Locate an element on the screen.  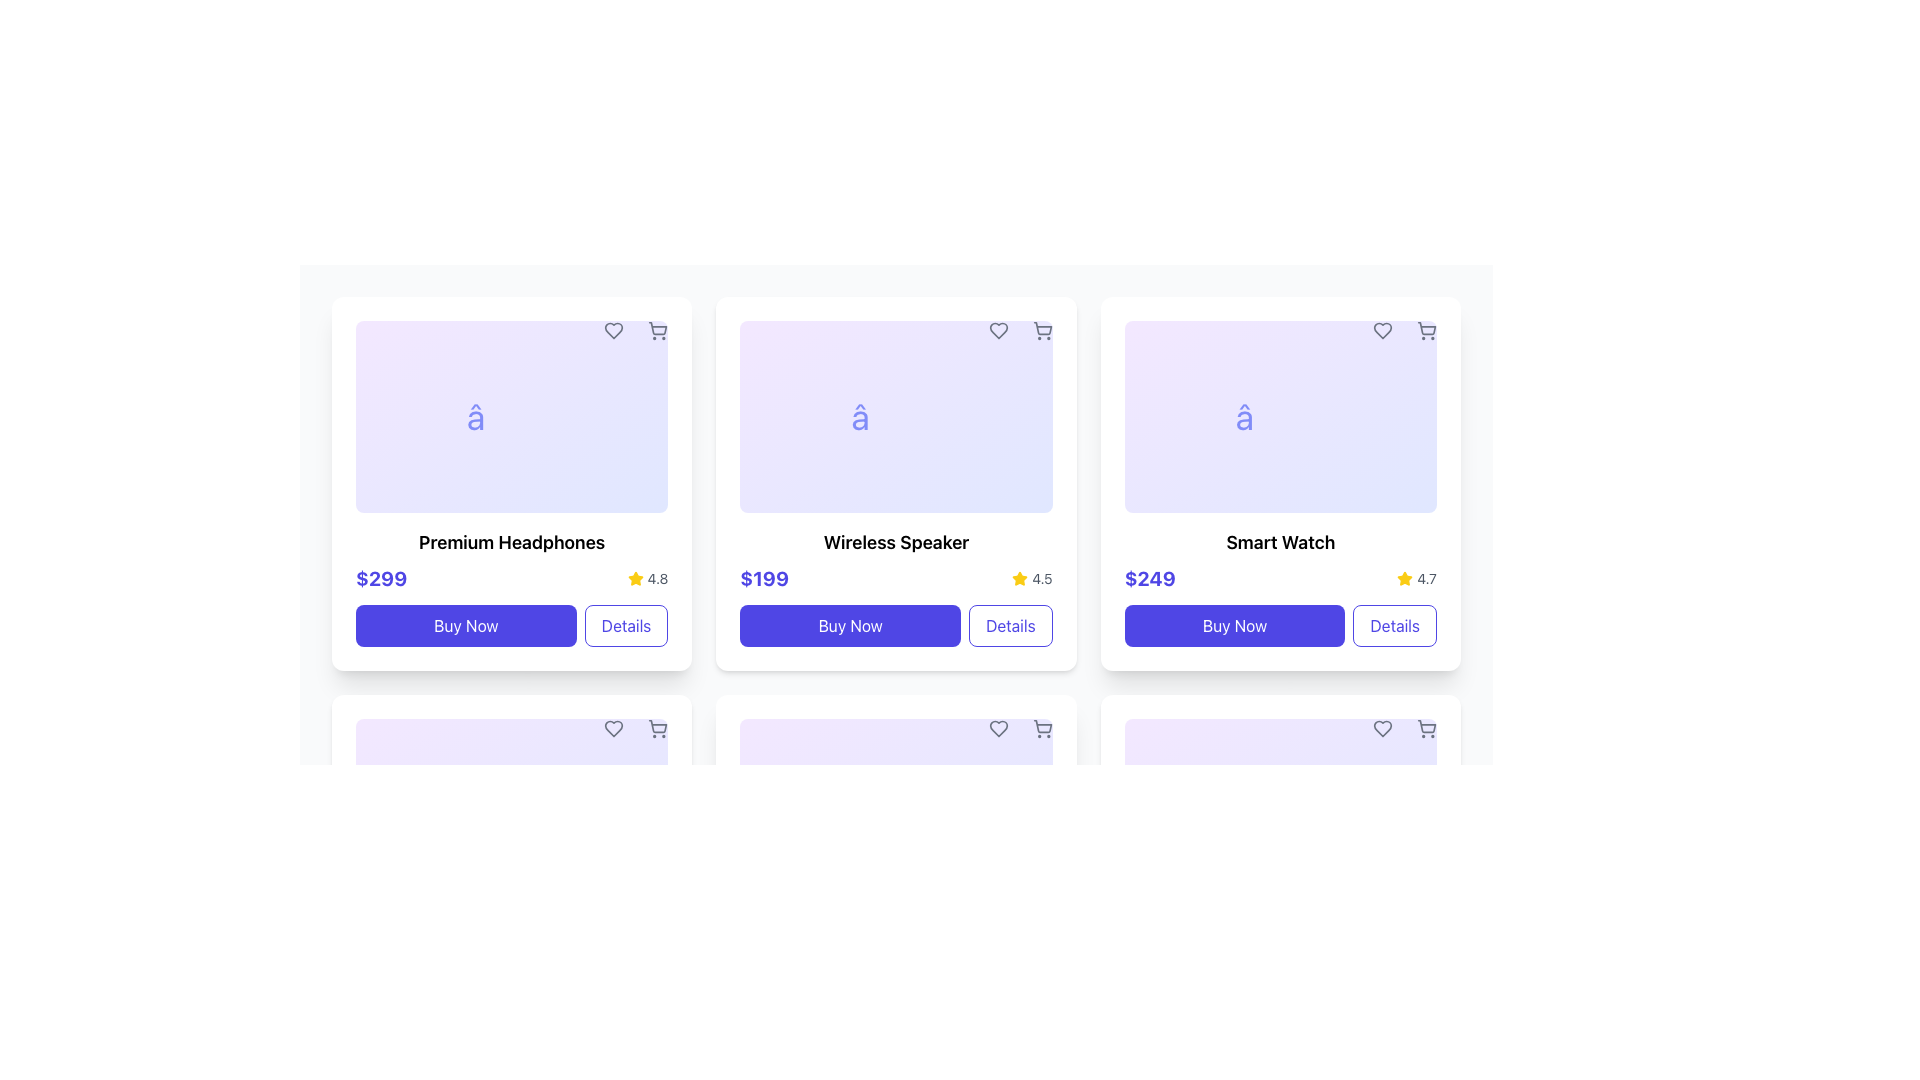
the heart-shaped favorite icon located in the top-right corner of the 'Smart Watch' product card is located at coordinates (1381, 729).